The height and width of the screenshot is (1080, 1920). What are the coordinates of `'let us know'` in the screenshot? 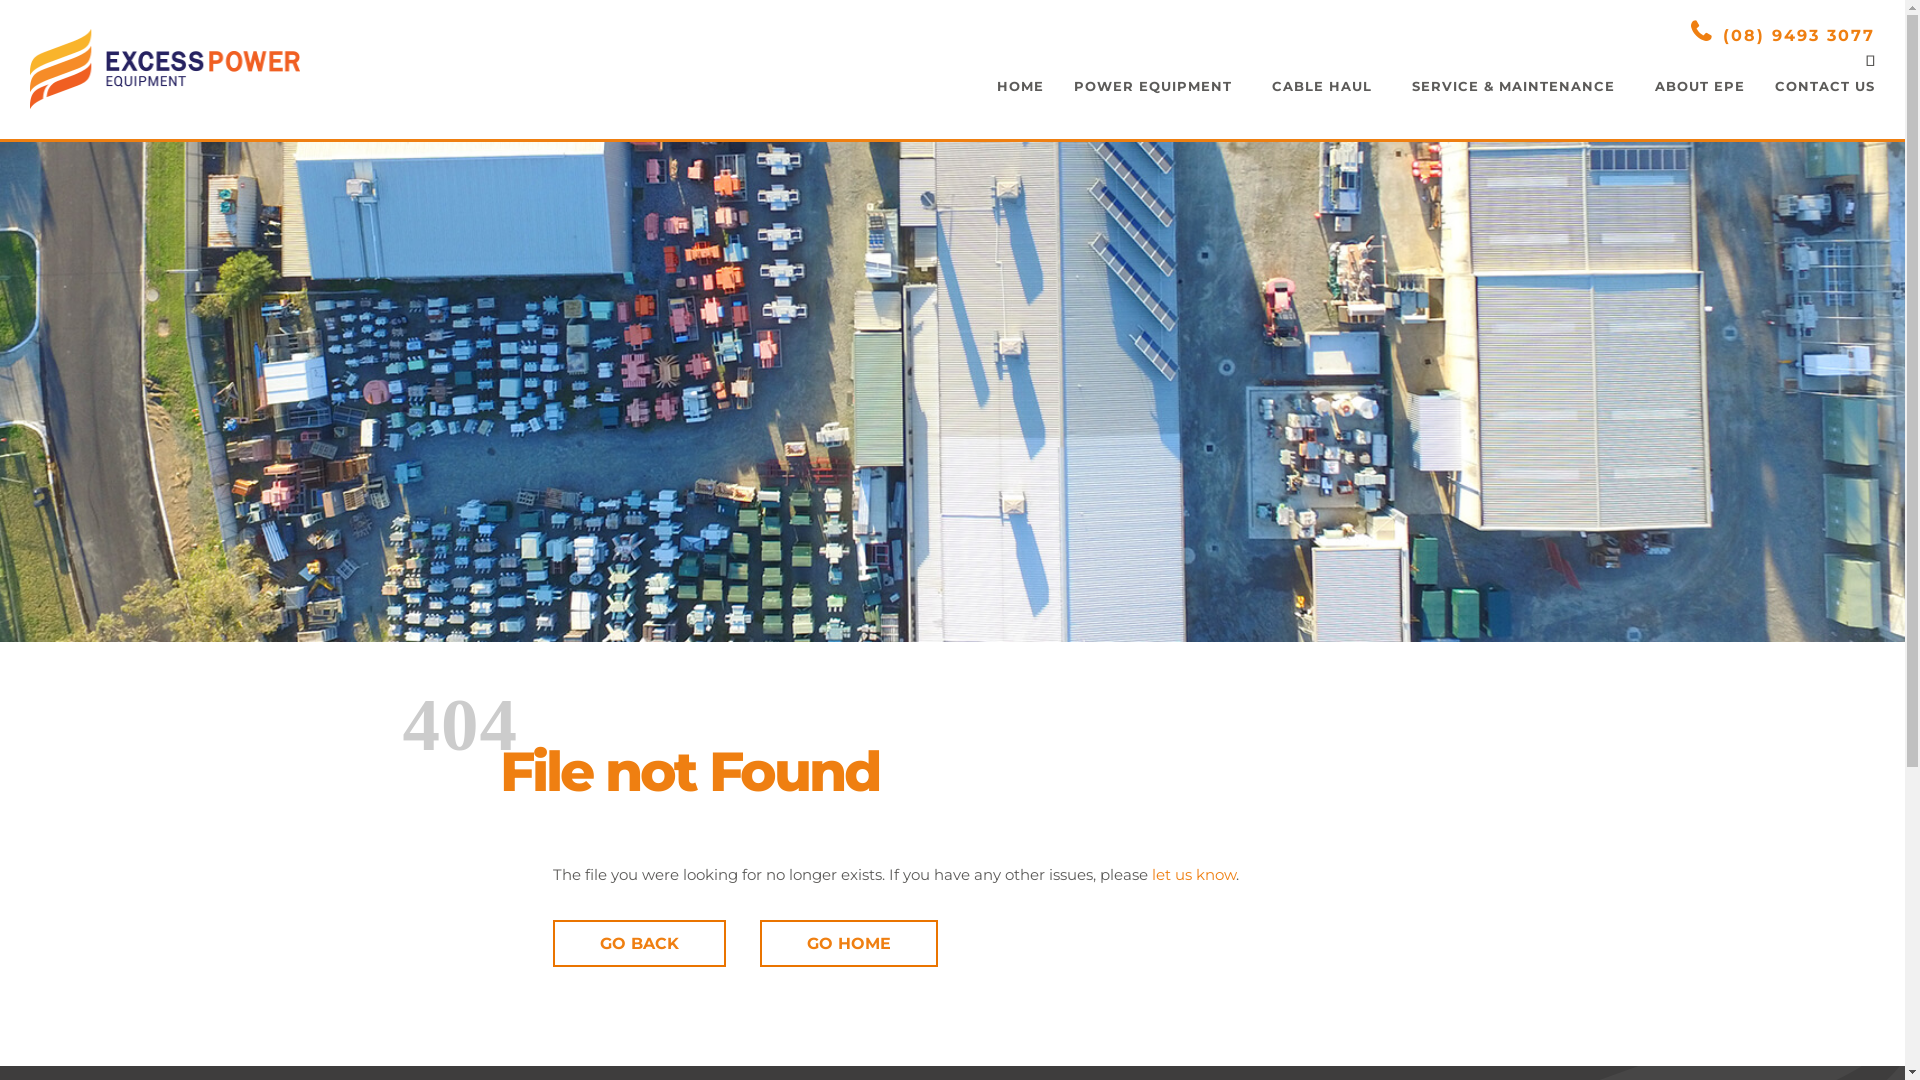 It's located at (1194, 873).